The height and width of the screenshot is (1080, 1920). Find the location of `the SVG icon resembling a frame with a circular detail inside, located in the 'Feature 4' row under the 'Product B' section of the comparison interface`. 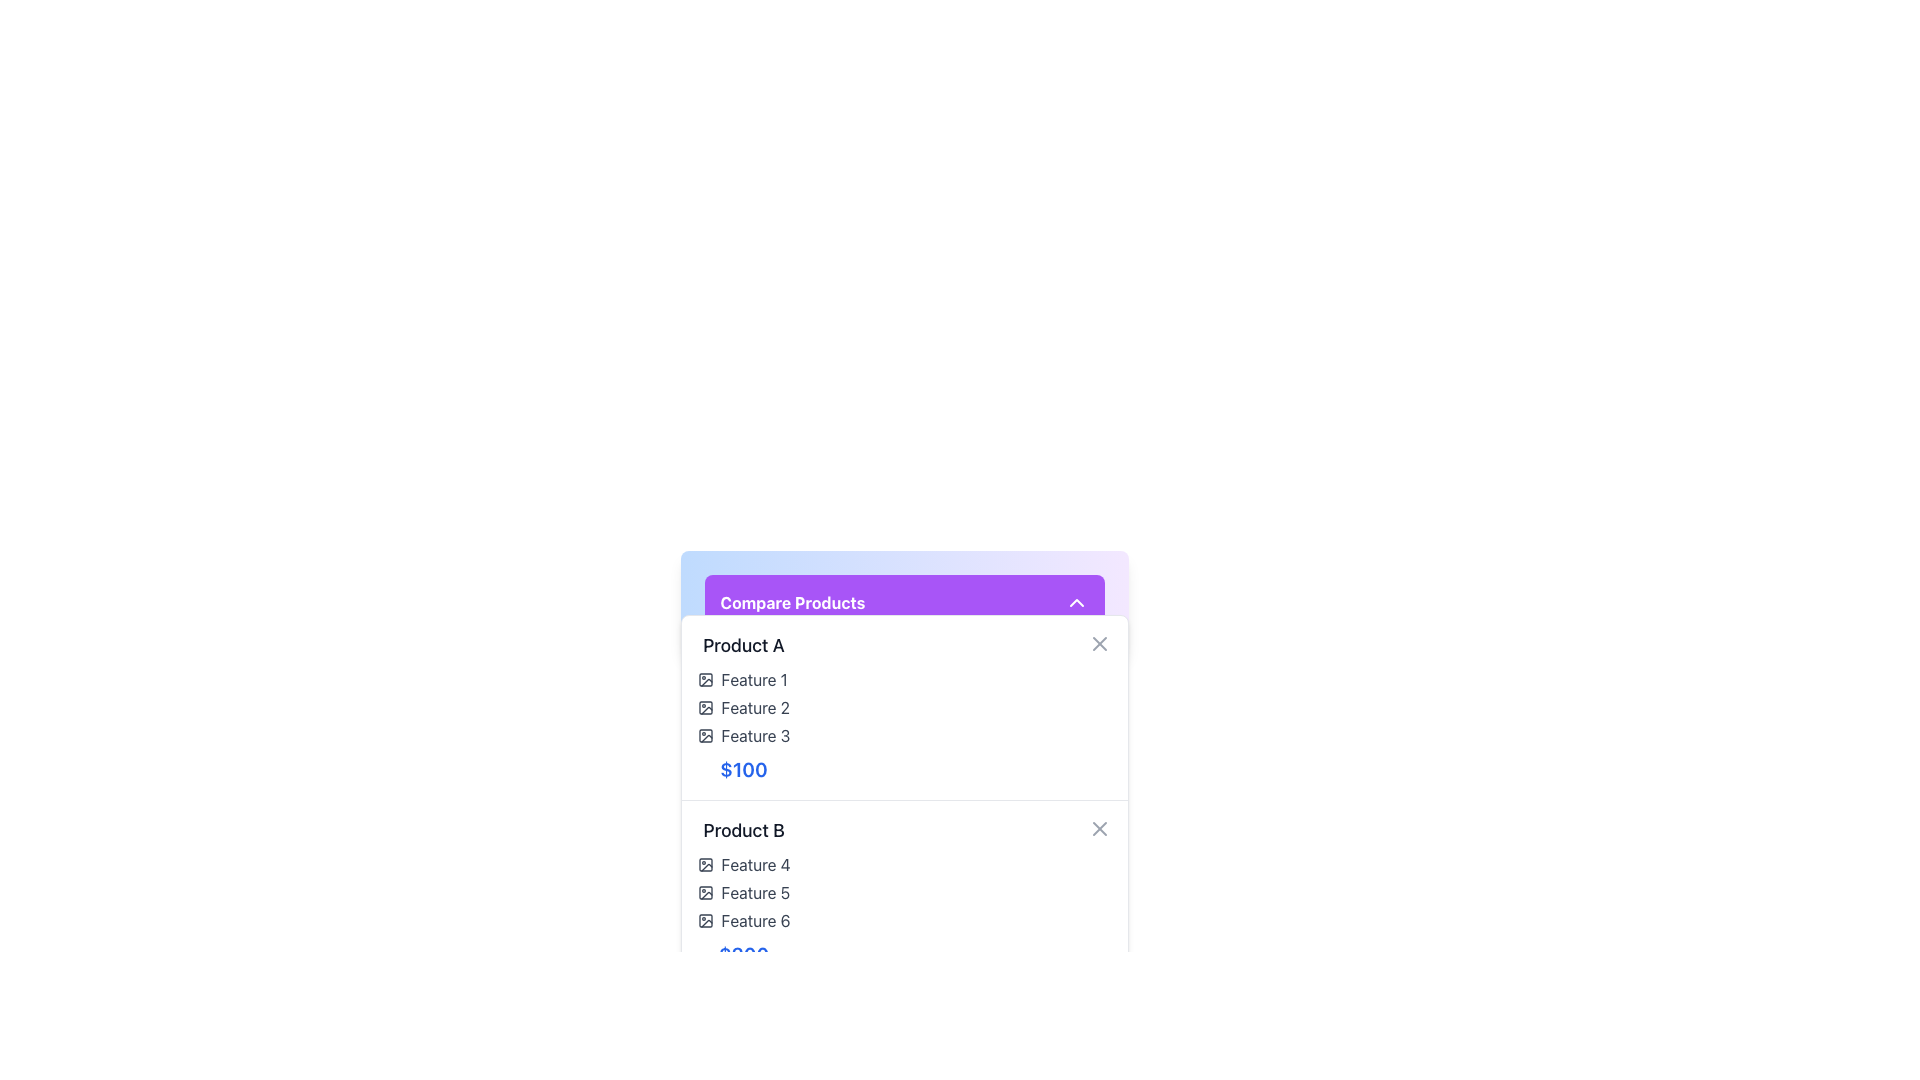

the SVG icon resembling a frame with a circular detail inside, located in the 'Feature 4' row under the 'Product B' section of the comparison interface is located at coordinates (705, 863).